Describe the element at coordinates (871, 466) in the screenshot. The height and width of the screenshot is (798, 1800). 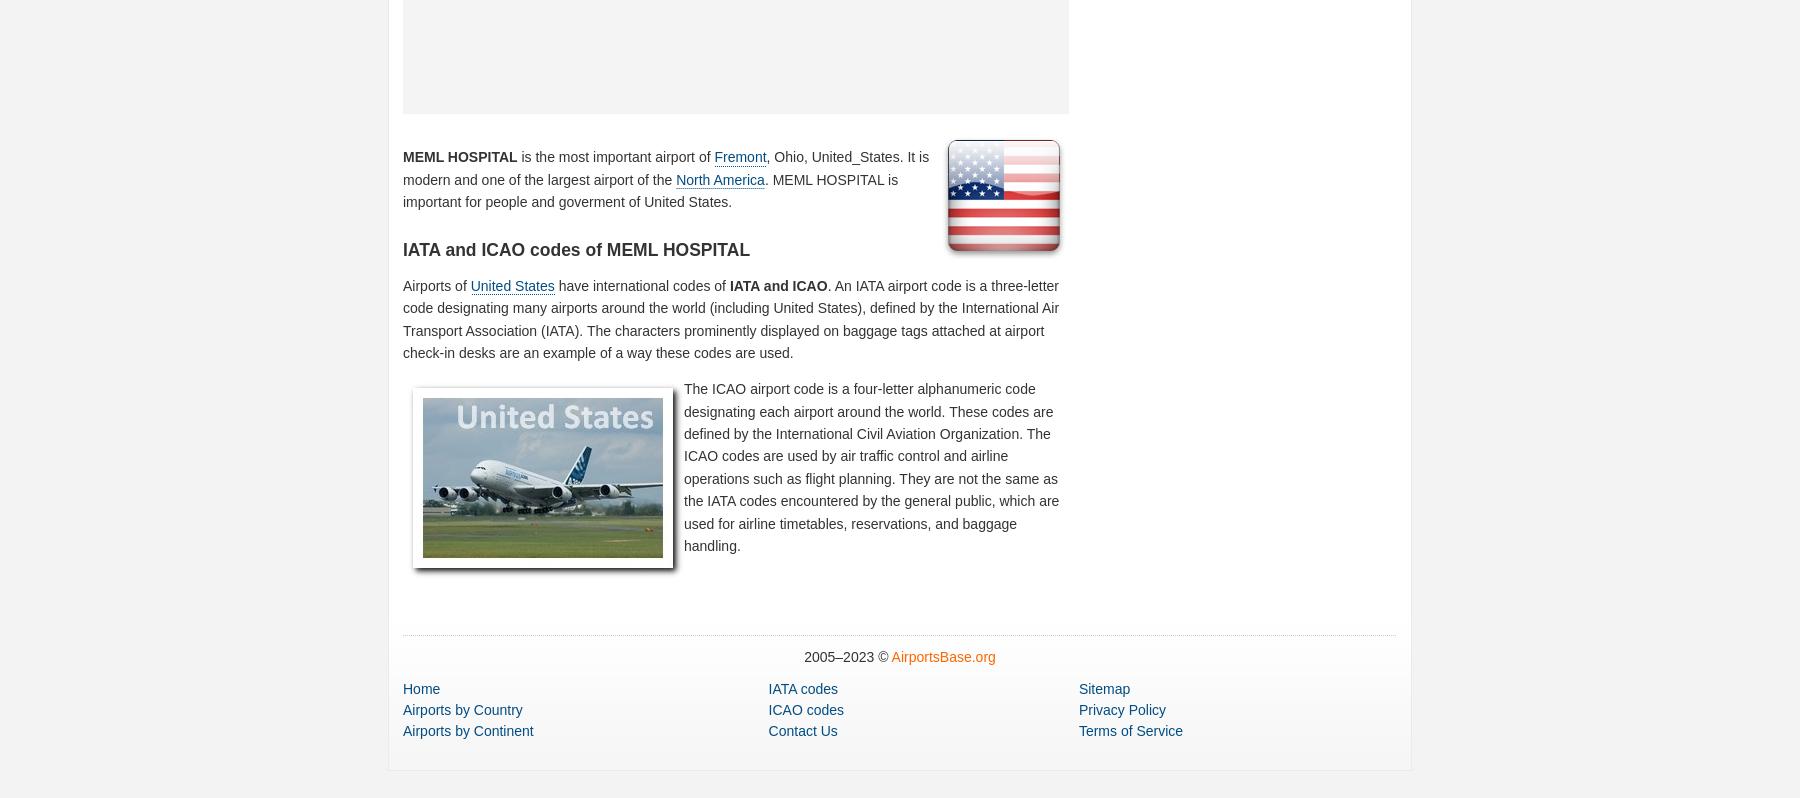
I see `'The ICAO  airport code is a four-letter alphanumeric code designating each airport around the world.
These codes are defined by the International Civil Aviation Organization. The ICAO codes are used by
air traffic control and airline operations such as flight planning. They are not the same as the IATA
codes encountered by the general public, which are used for airline timetables, reservations,
and baggage handling.'` at that location.